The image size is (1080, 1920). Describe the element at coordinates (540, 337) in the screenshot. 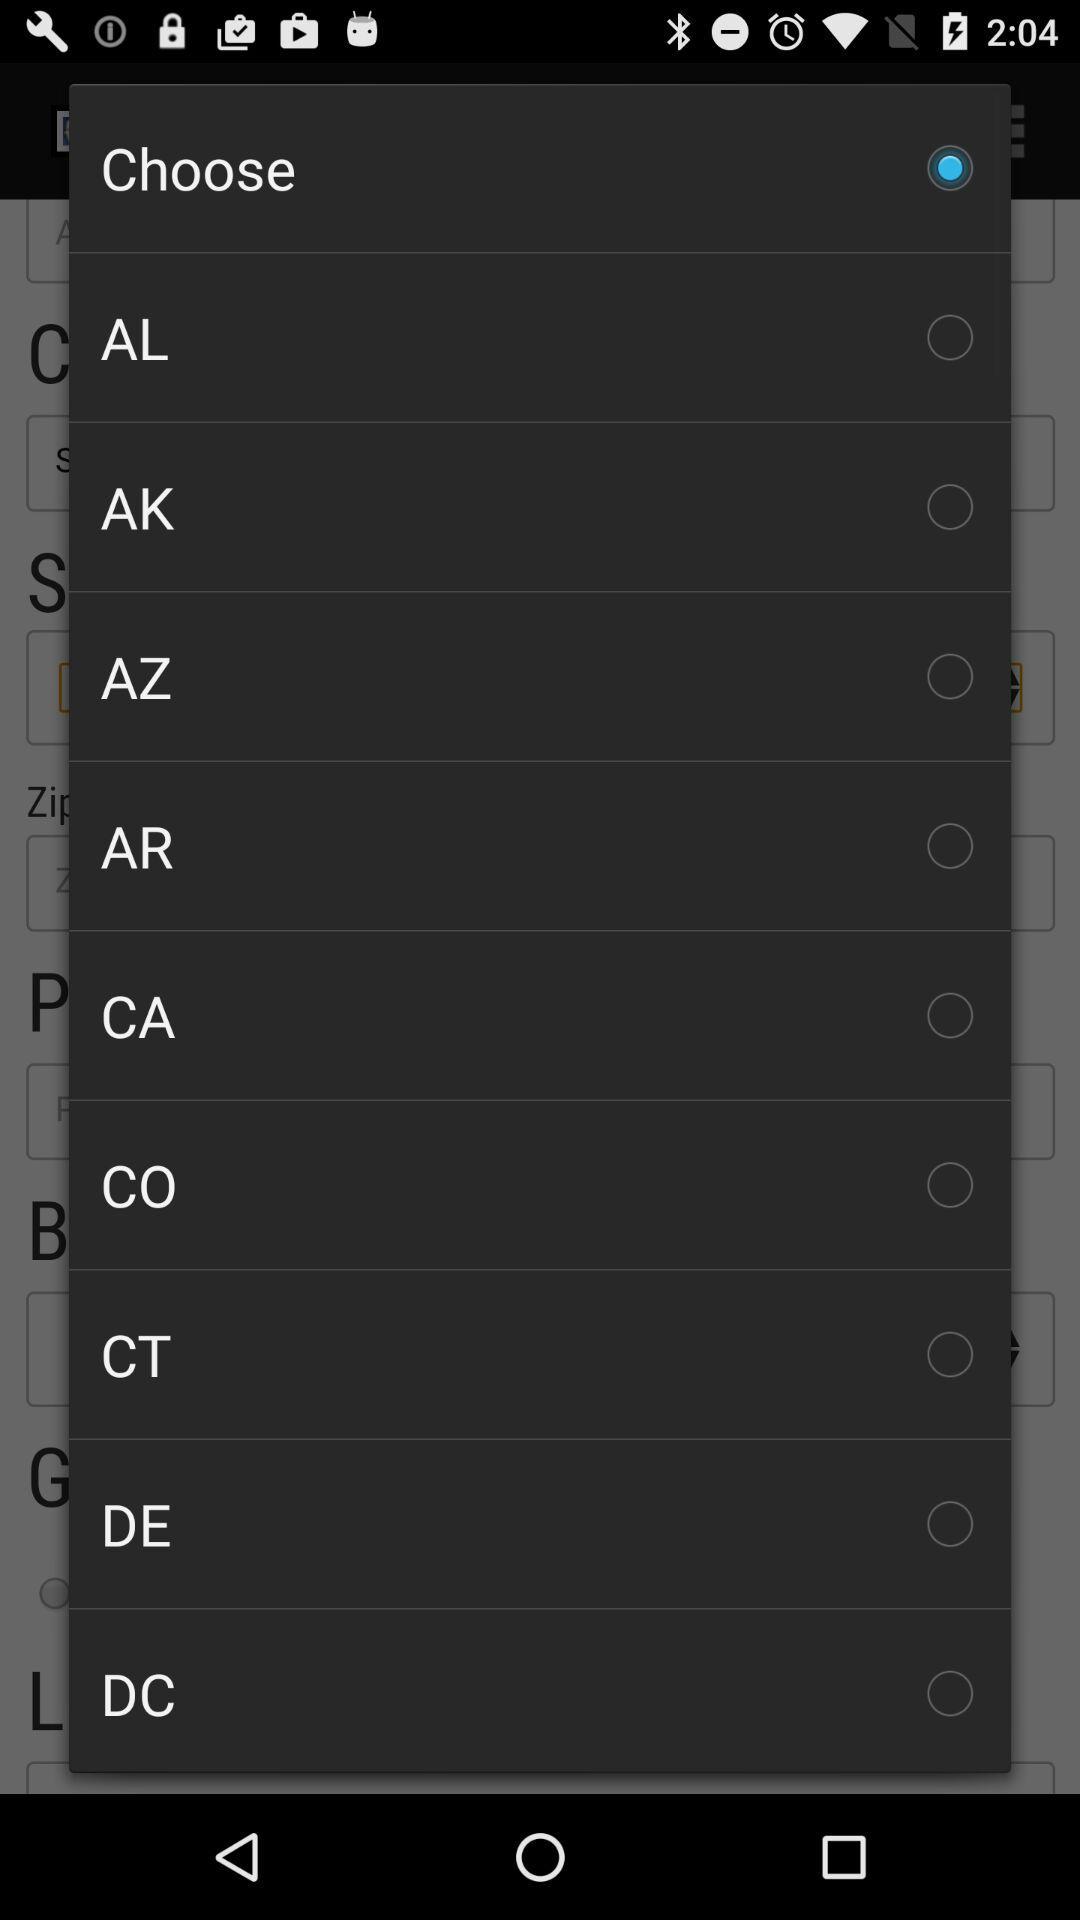

I see `al checkbox` at that location.